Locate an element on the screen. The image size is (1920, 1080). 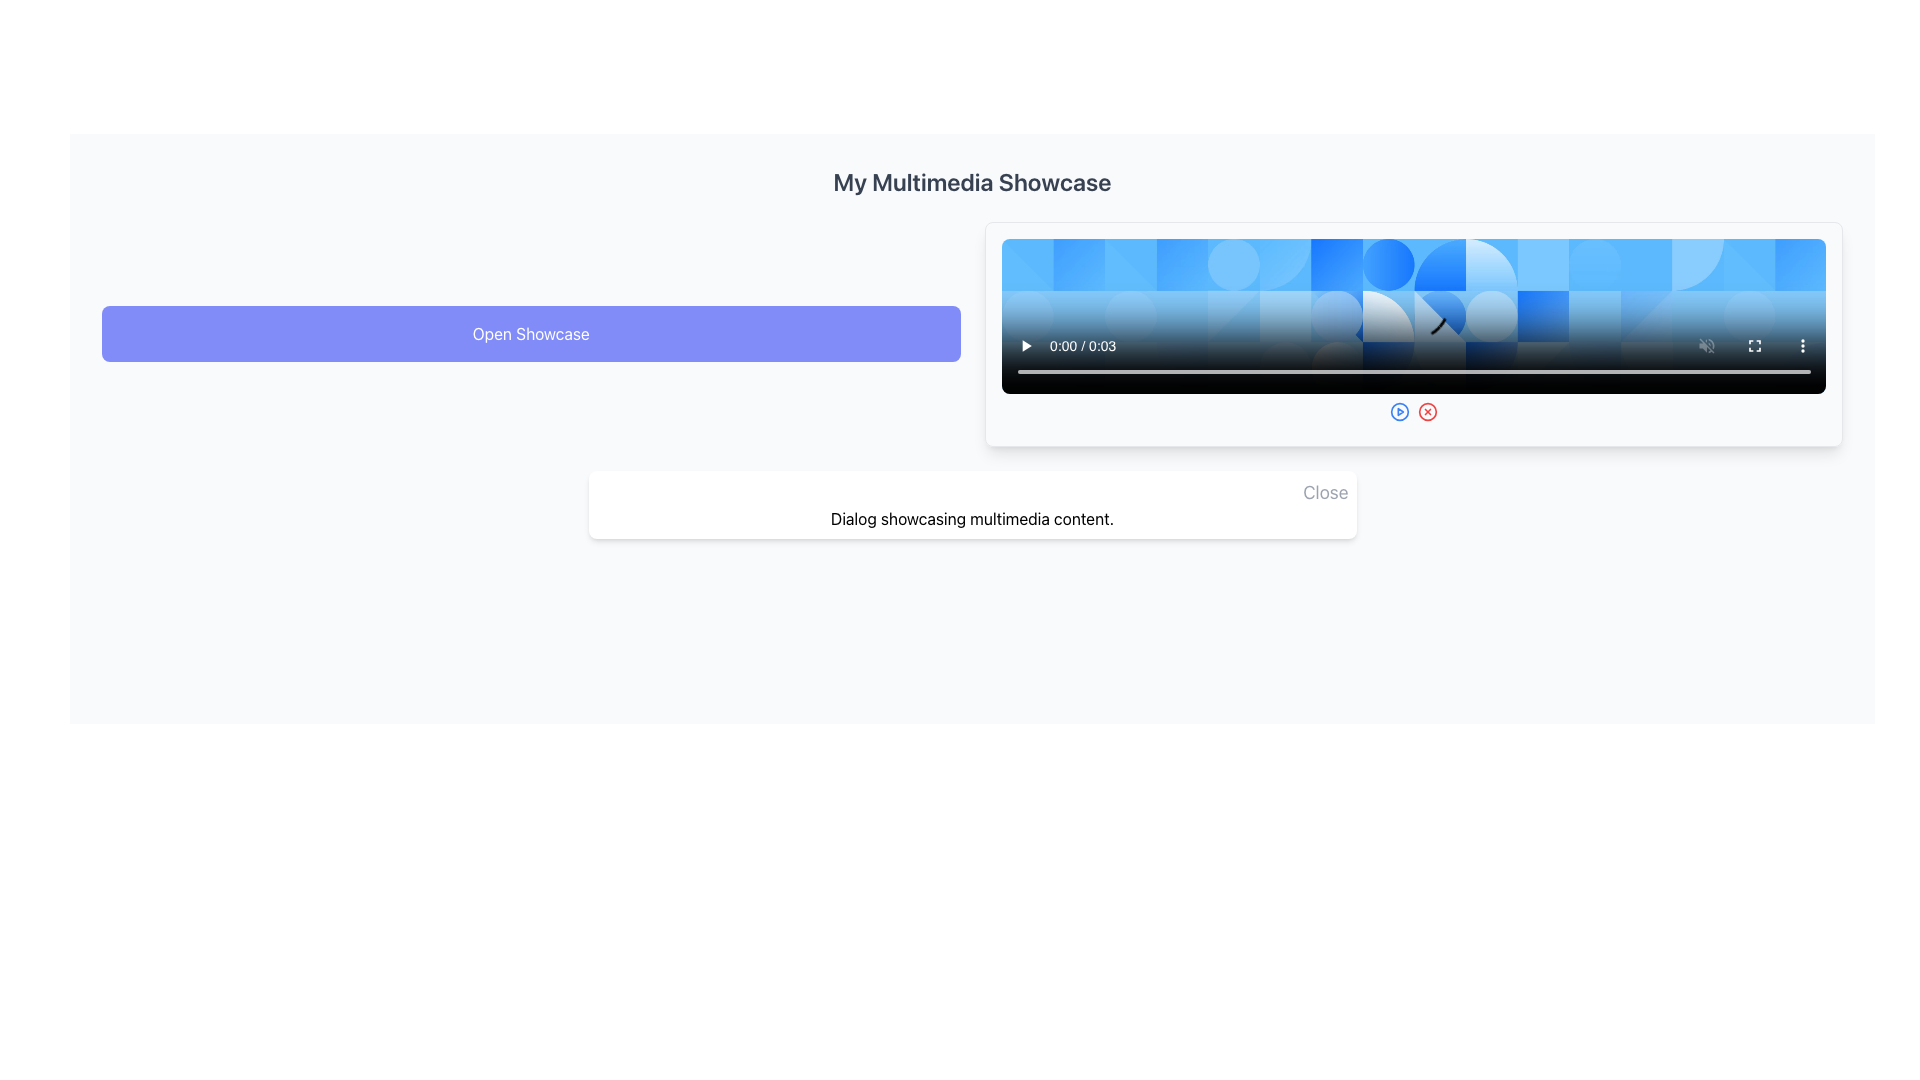
the grouped icon buttons located centrally below the video frame for keyboard navigation is located at coordinates (1412, 410).